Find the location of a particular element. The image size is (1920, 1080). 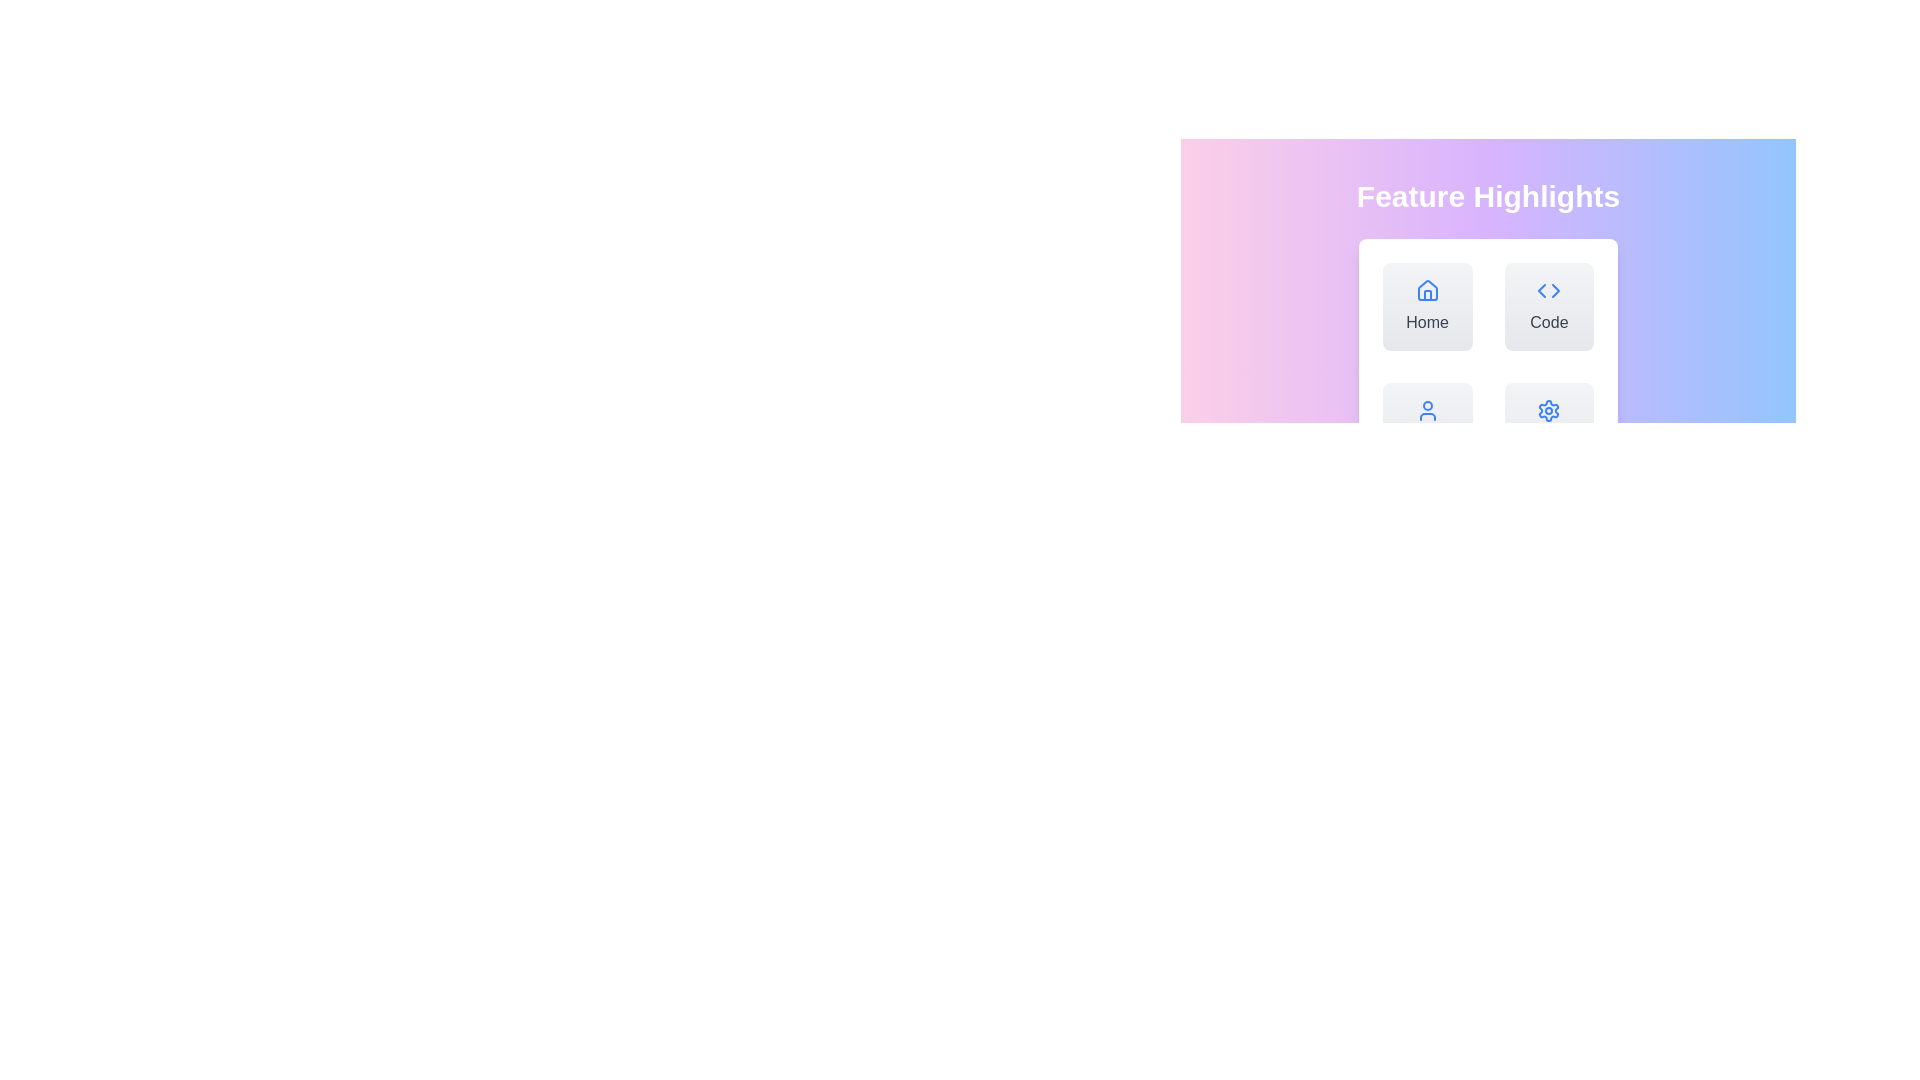

the 'Settings' button located at the bottom-right of the grid layout is located at coordinates (1548, 426).